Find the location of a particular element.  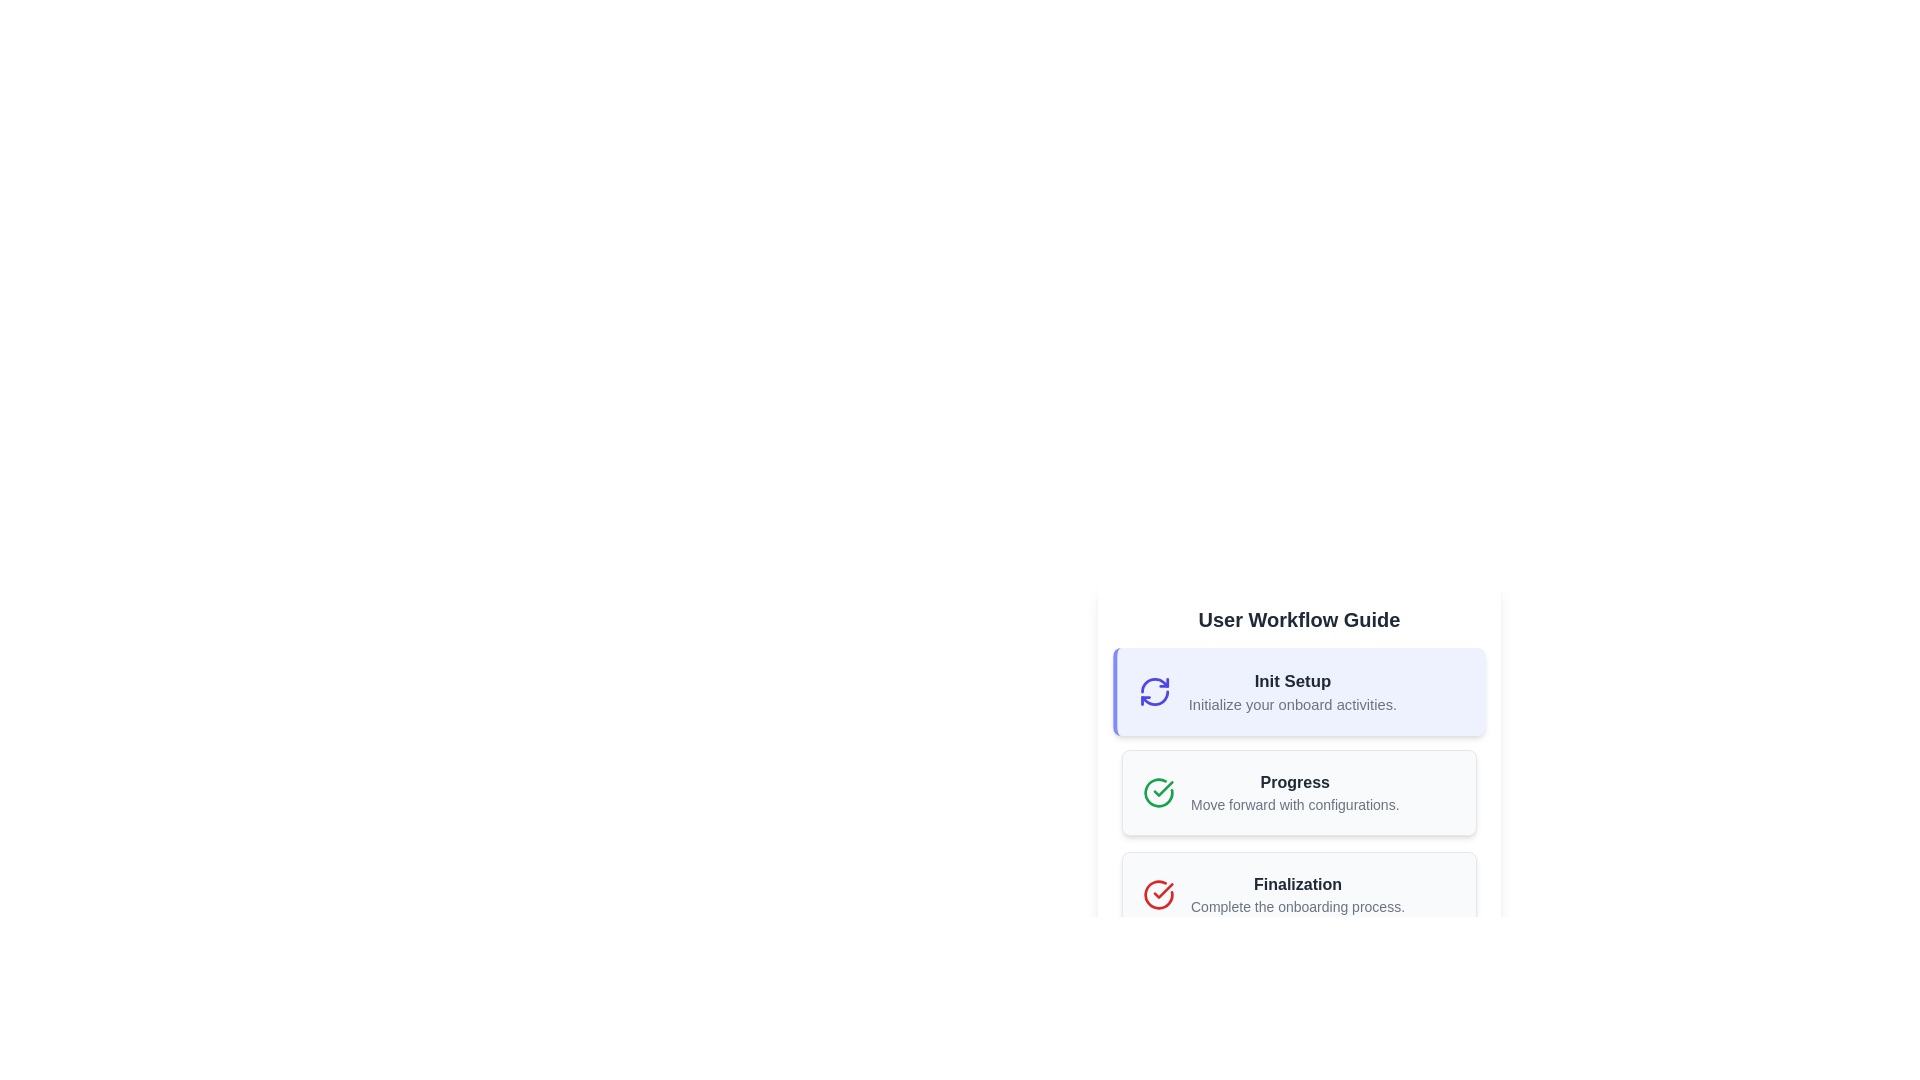

the 'Finalization' heading text label, which indicates the title for the final step of the user workflow guide is located at coordinates (1298, 883).